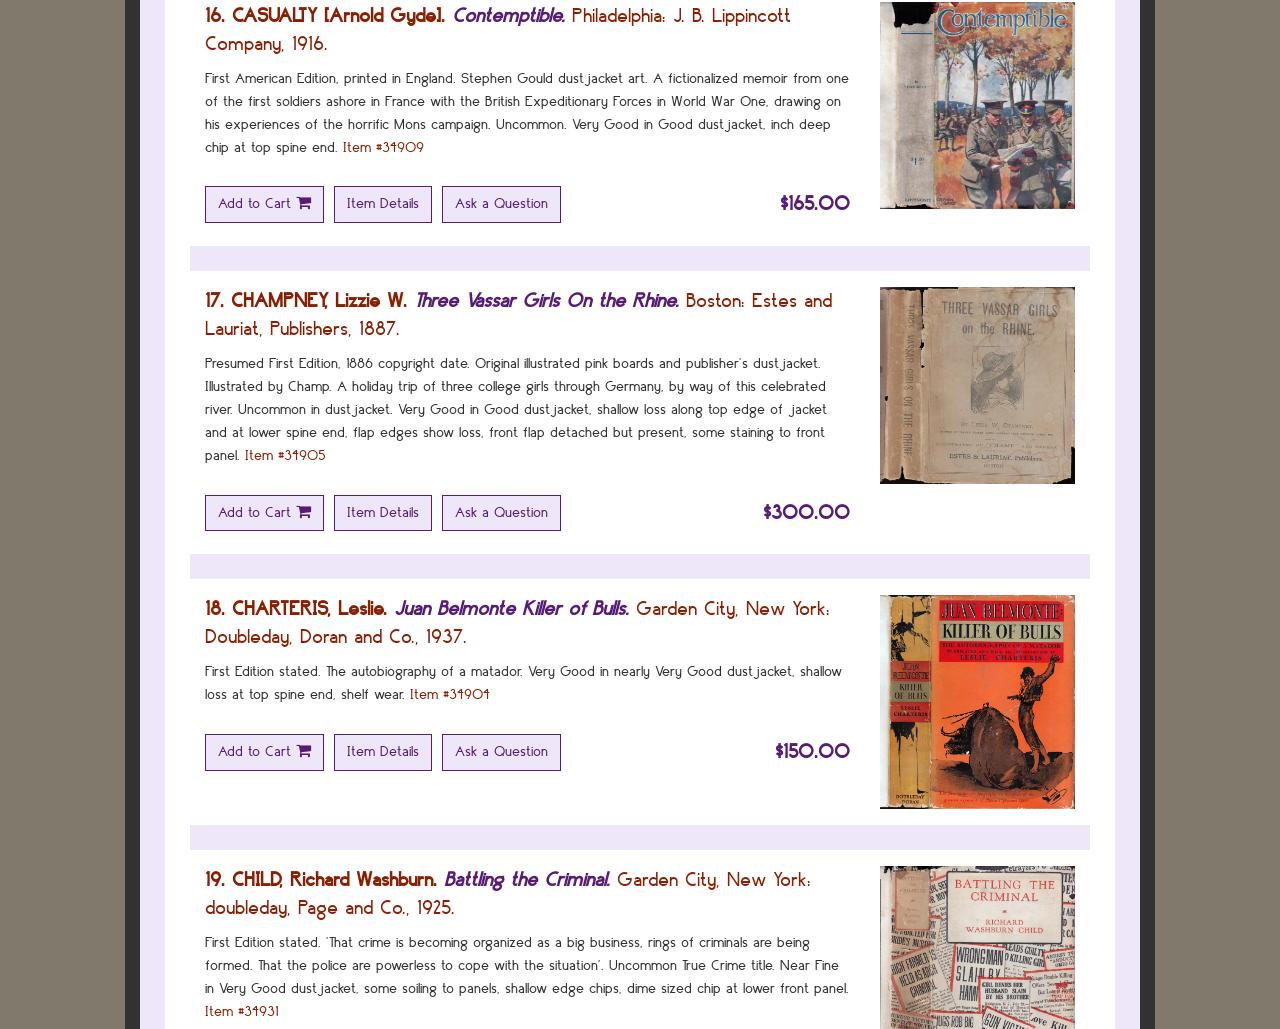 Image resolution: width=1280 pixels, height=1029 pixels. What do you see at coordinates (523, 682) in the screenshot?
I see `'First Edition stated. The autobiography of a matador. Very Good in nearly Very Good dustjacket, shallow loss at top spine end, shelf wear.'` at bounding box center [523, 682].